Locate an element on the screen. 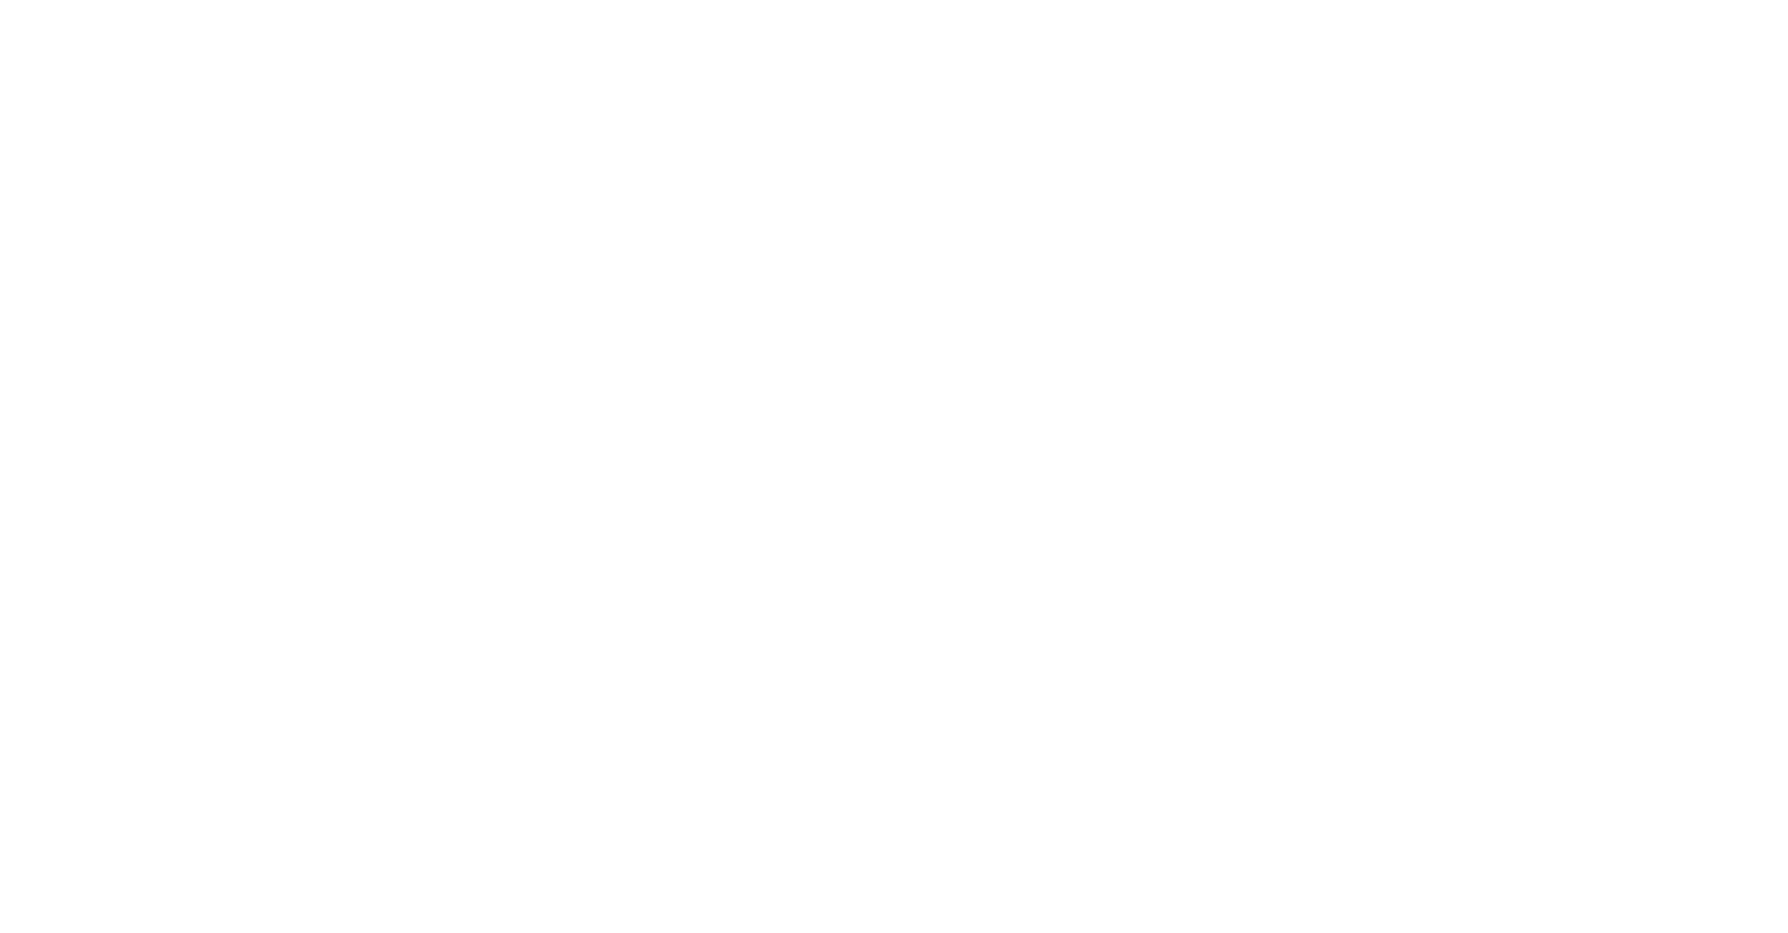 Image resolution: width=1788 pixels, height=933 pixels. 'Bildung, Studium, Forschung' is located at coordinates (1684, 293).